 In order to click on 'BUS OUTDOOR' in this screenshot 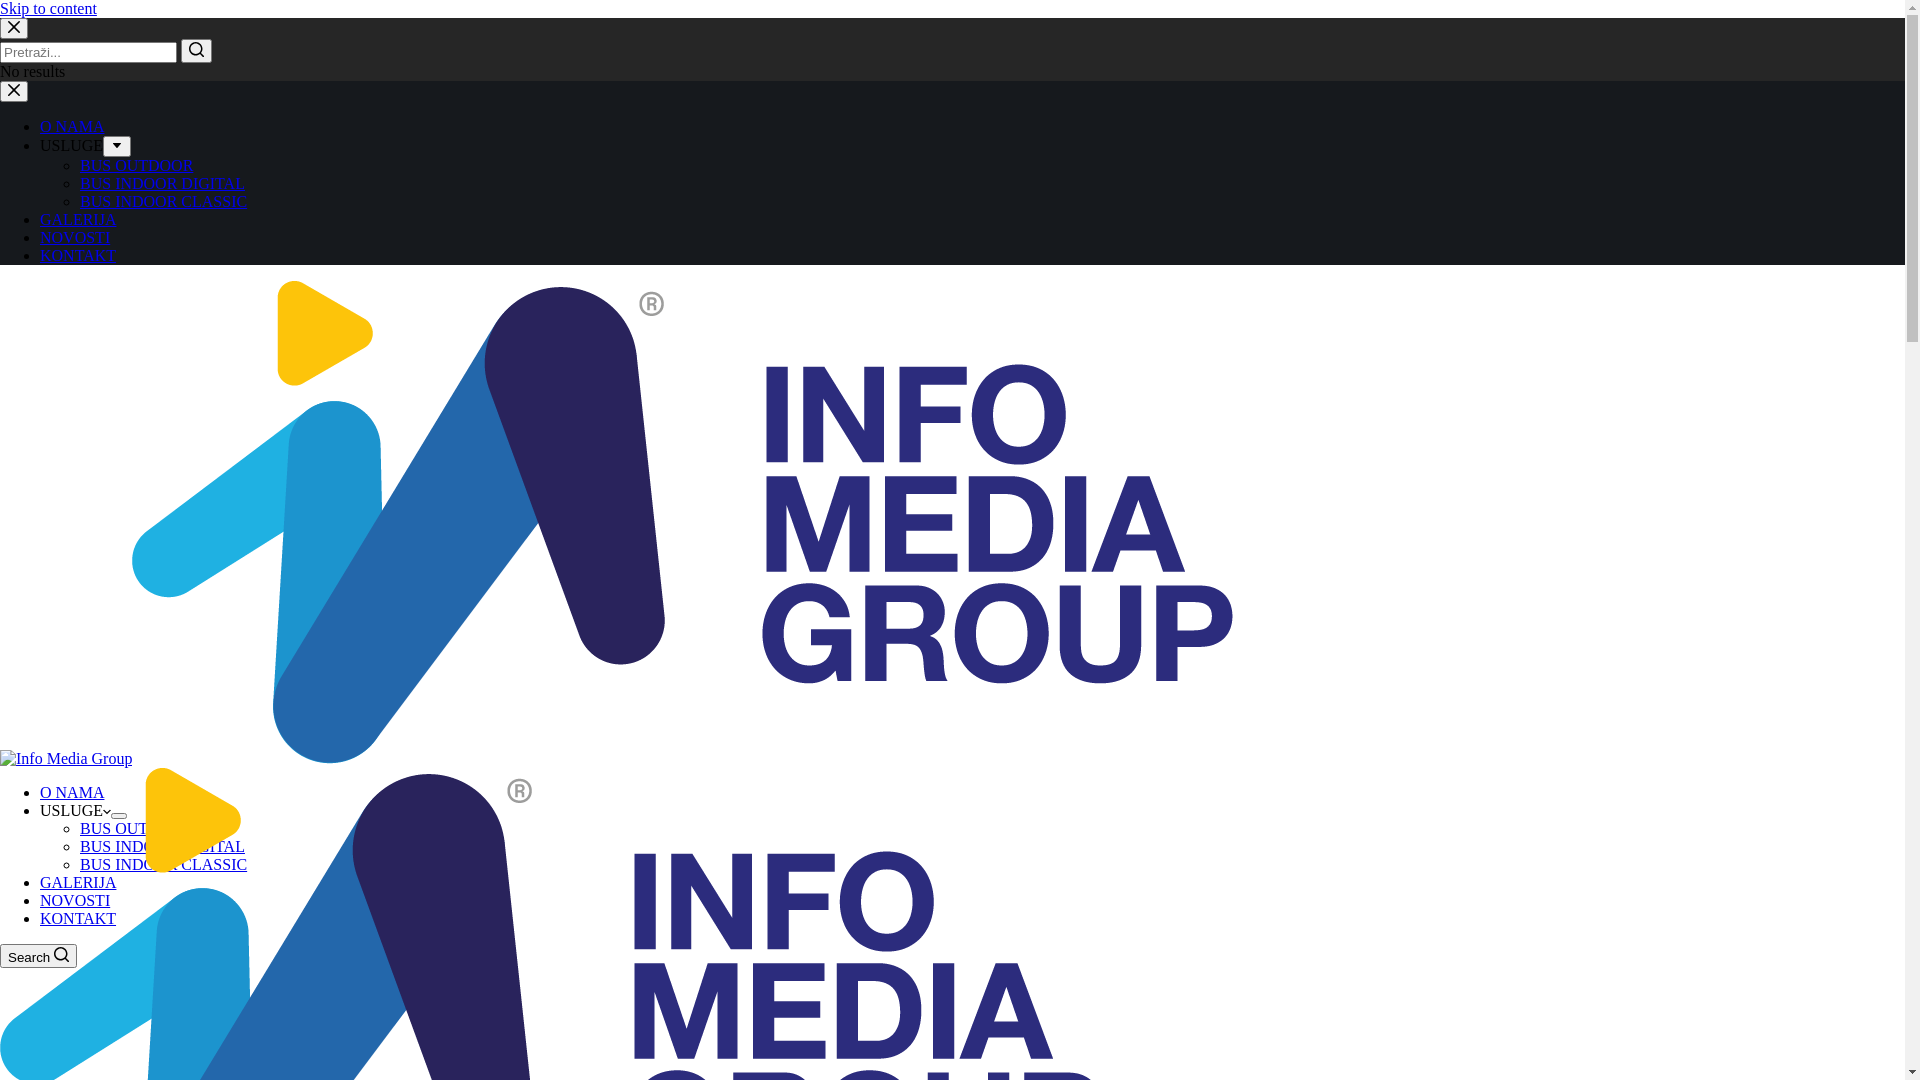, I will do `click(135, 164)`.